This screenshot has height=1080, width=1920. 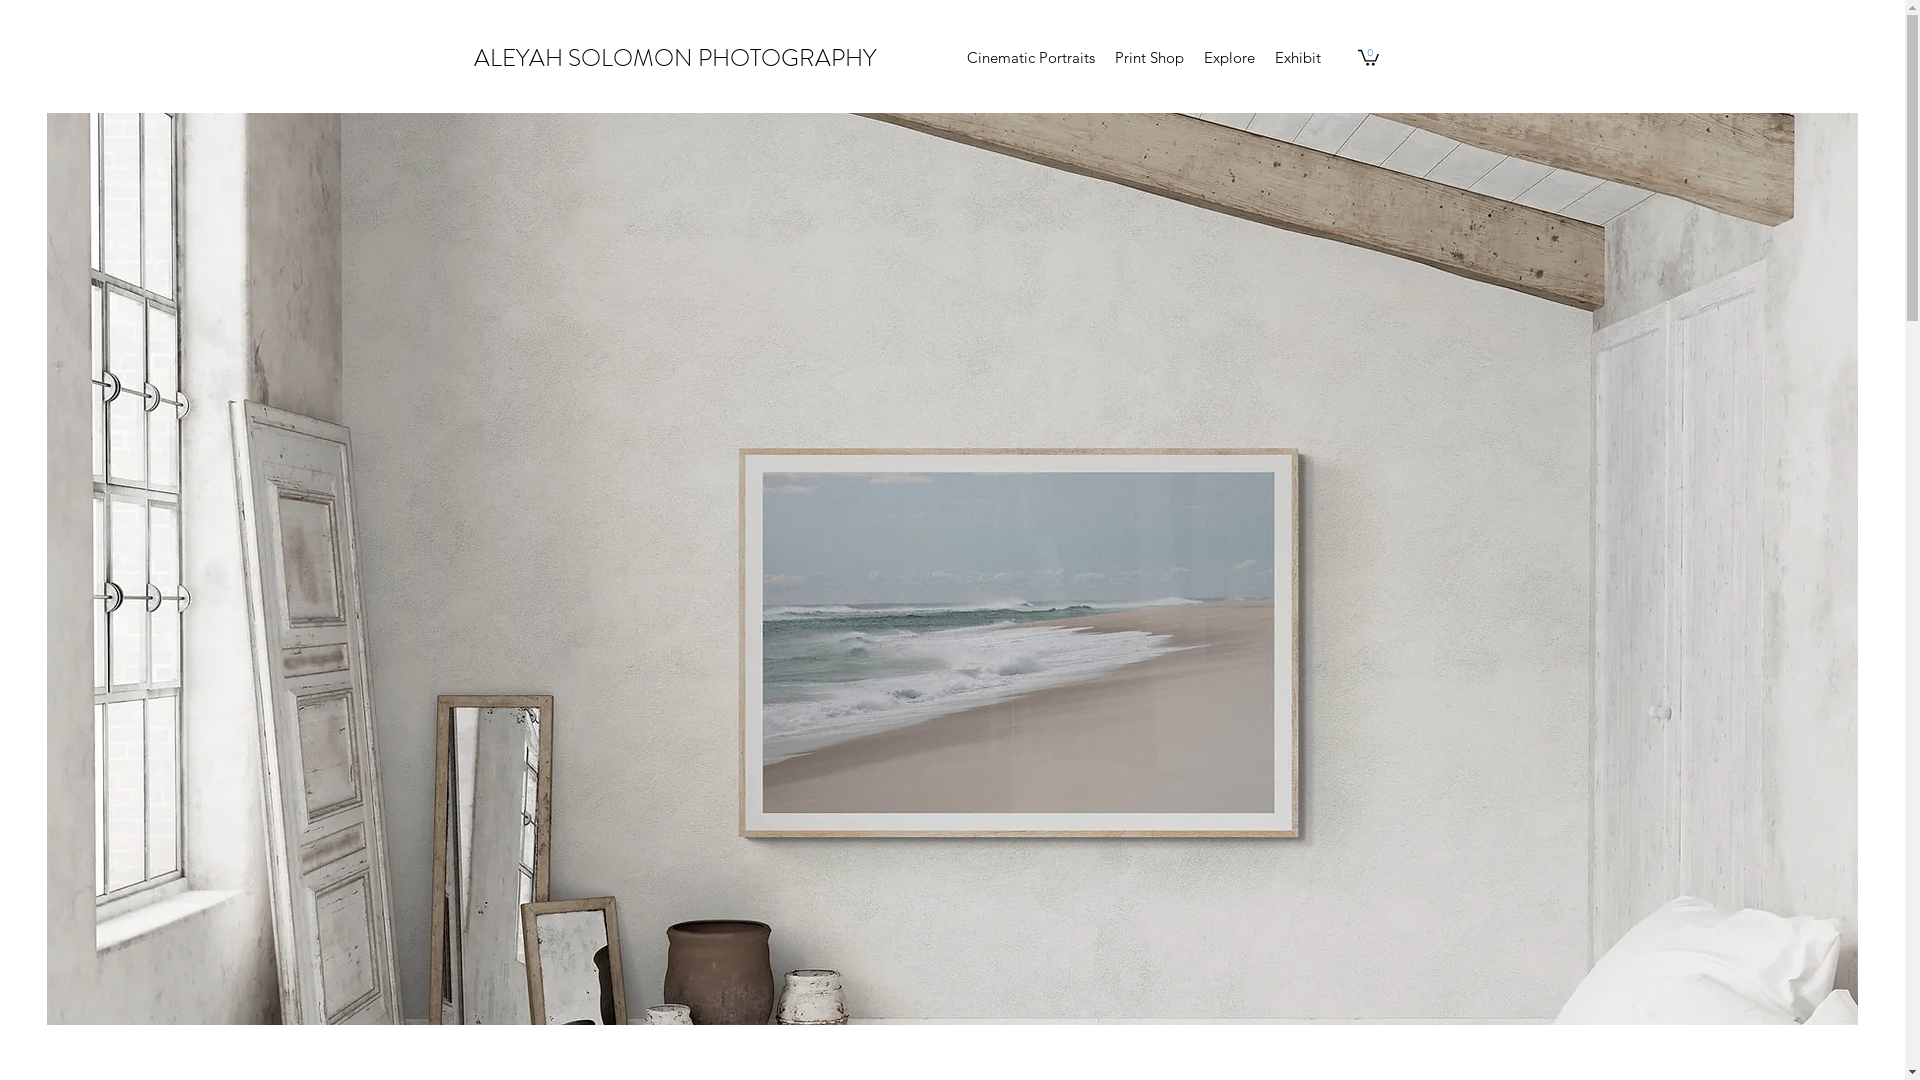 I want to click on 'Cinematic Portraits', so click(x=955, y=56).